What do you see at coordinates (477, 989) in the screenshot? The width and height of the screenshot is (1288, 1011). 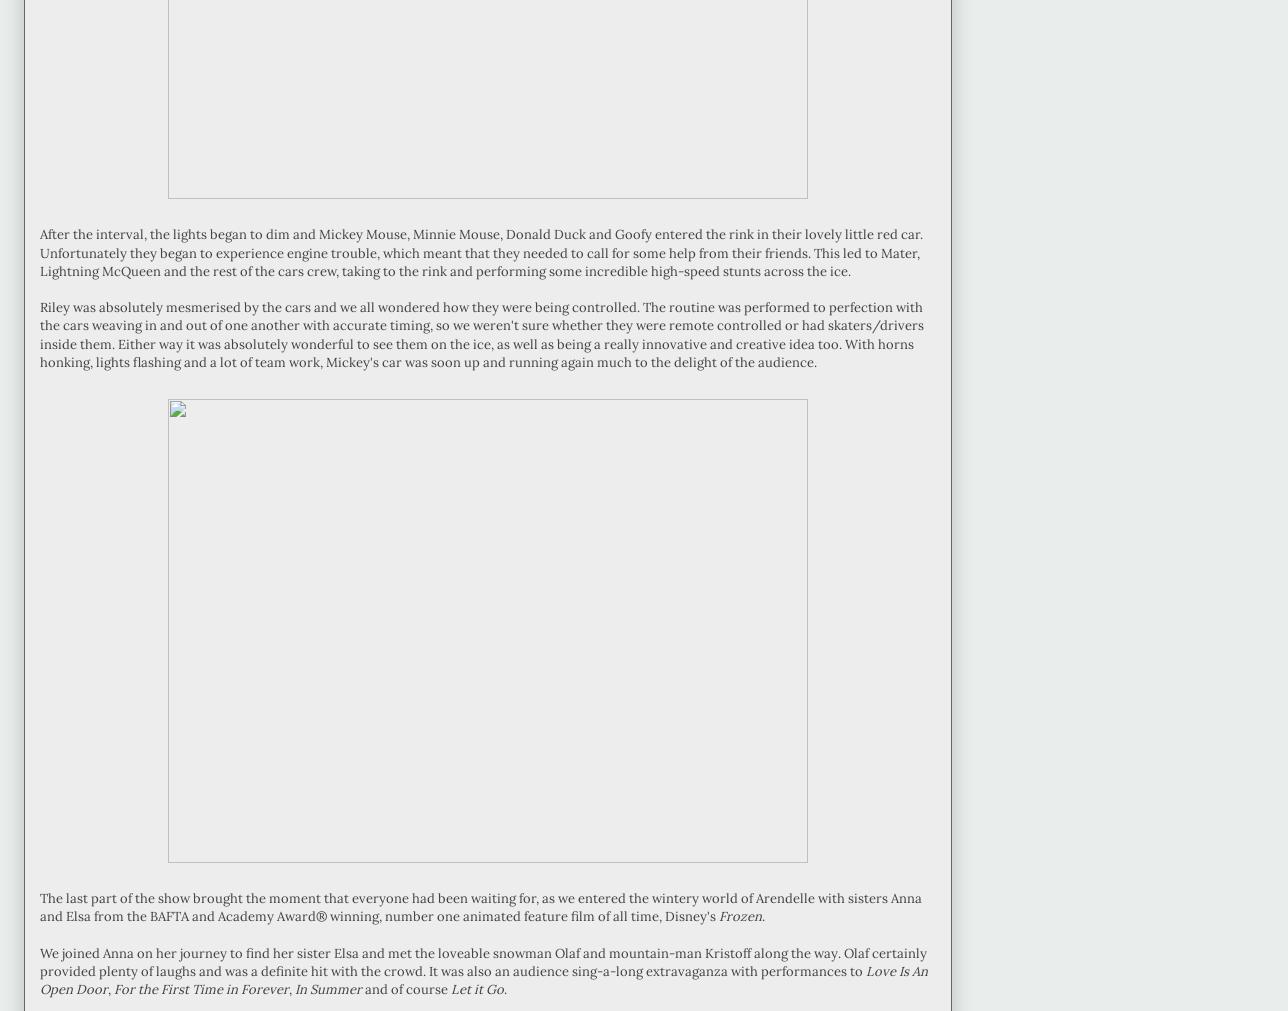 I see `'Let it Go'` at bounding box center [477, 989].